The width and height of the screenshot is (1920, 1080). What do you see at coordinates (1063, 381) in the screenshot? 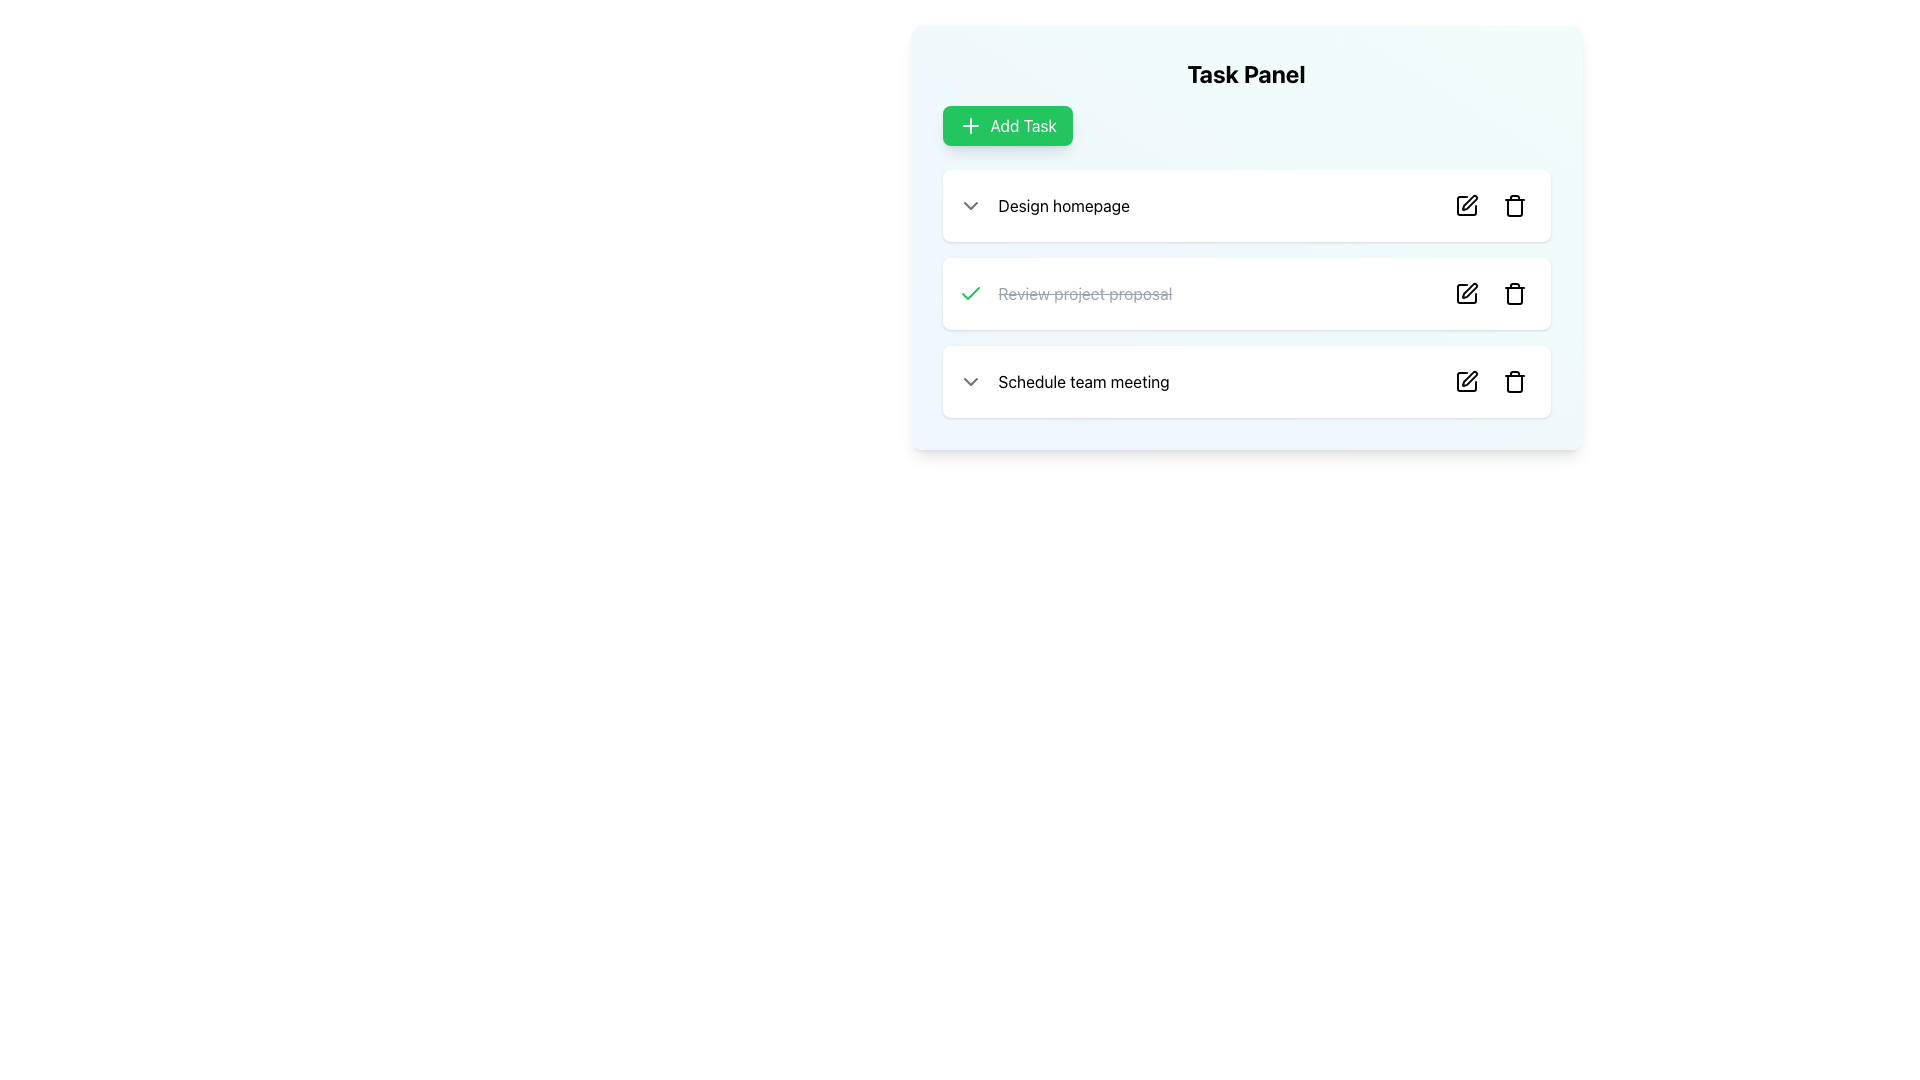
I see `the list item labeled 'Schedule team meeting'` at bounding box center [1063, 381].